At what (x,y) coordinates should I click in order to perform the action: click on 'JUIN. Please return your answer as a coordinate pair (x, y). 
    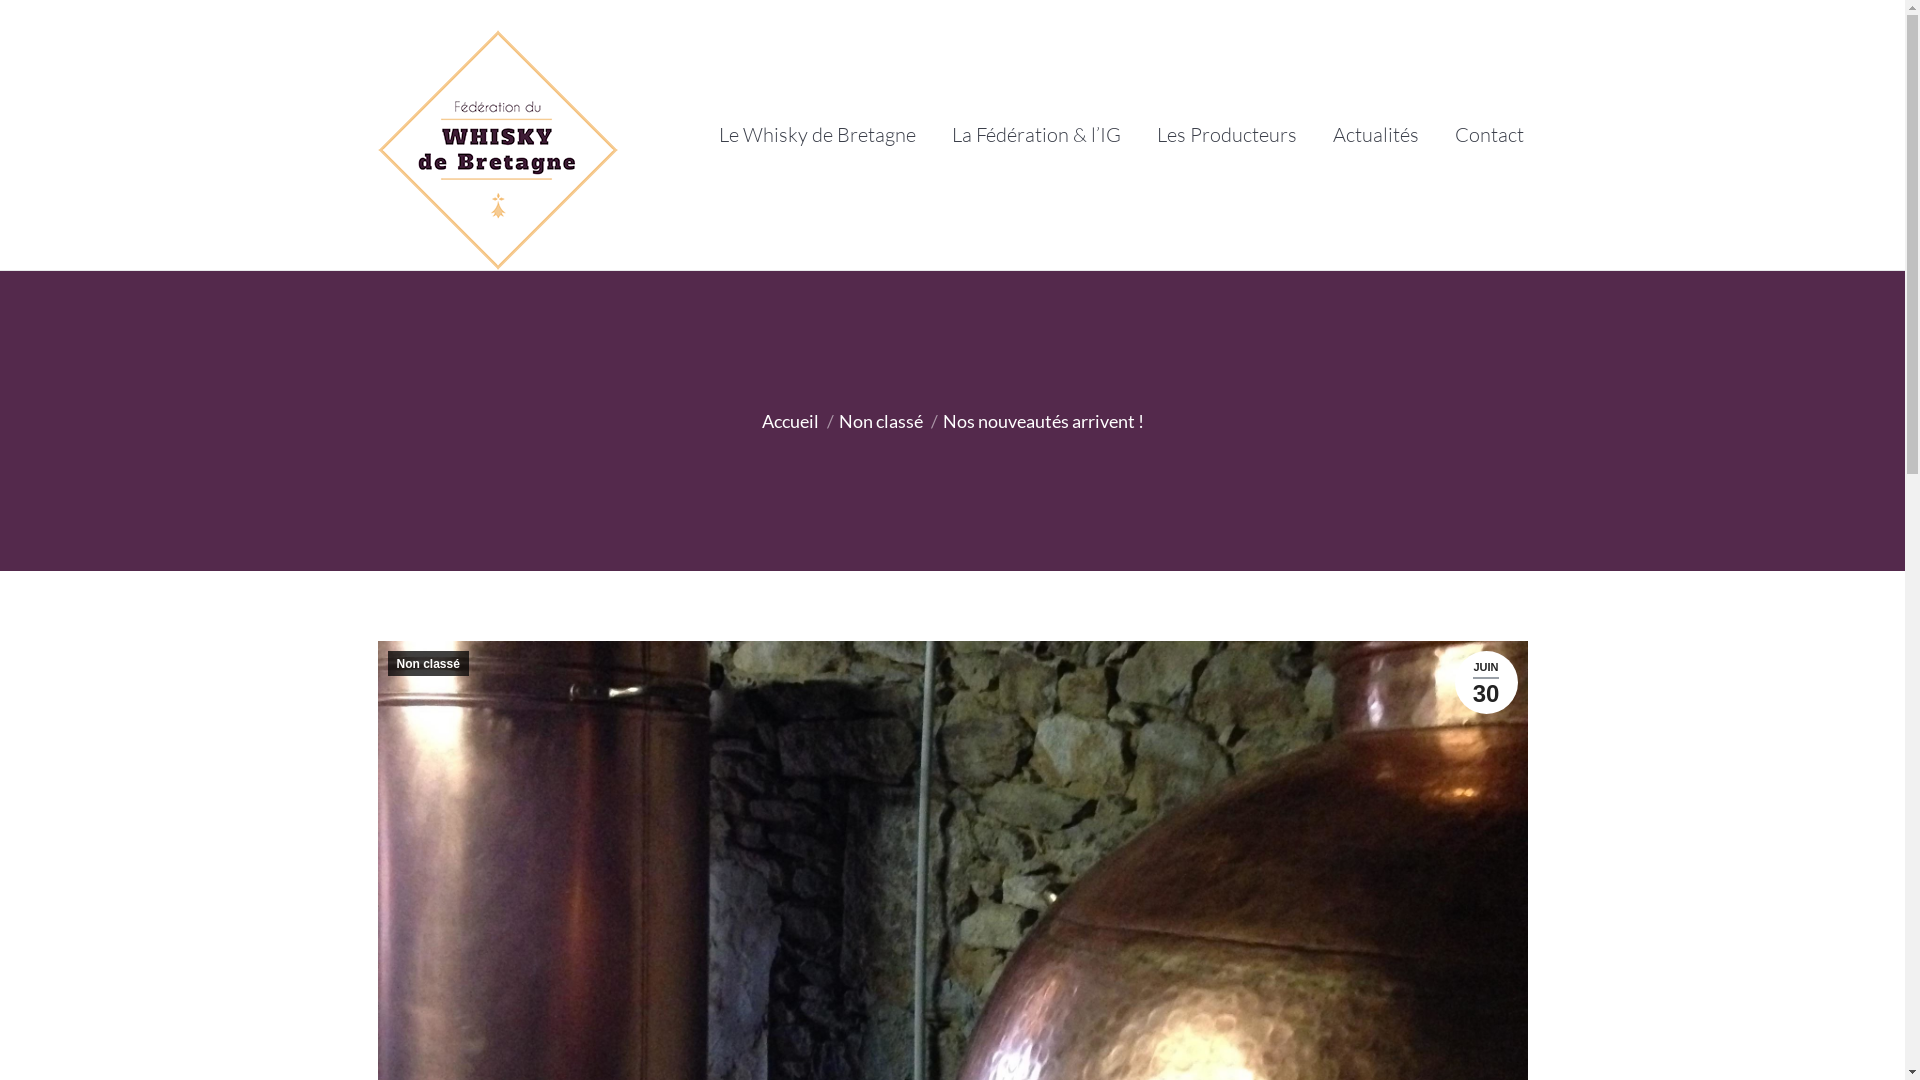
    Looking at the image, I should click on (1454, 681).